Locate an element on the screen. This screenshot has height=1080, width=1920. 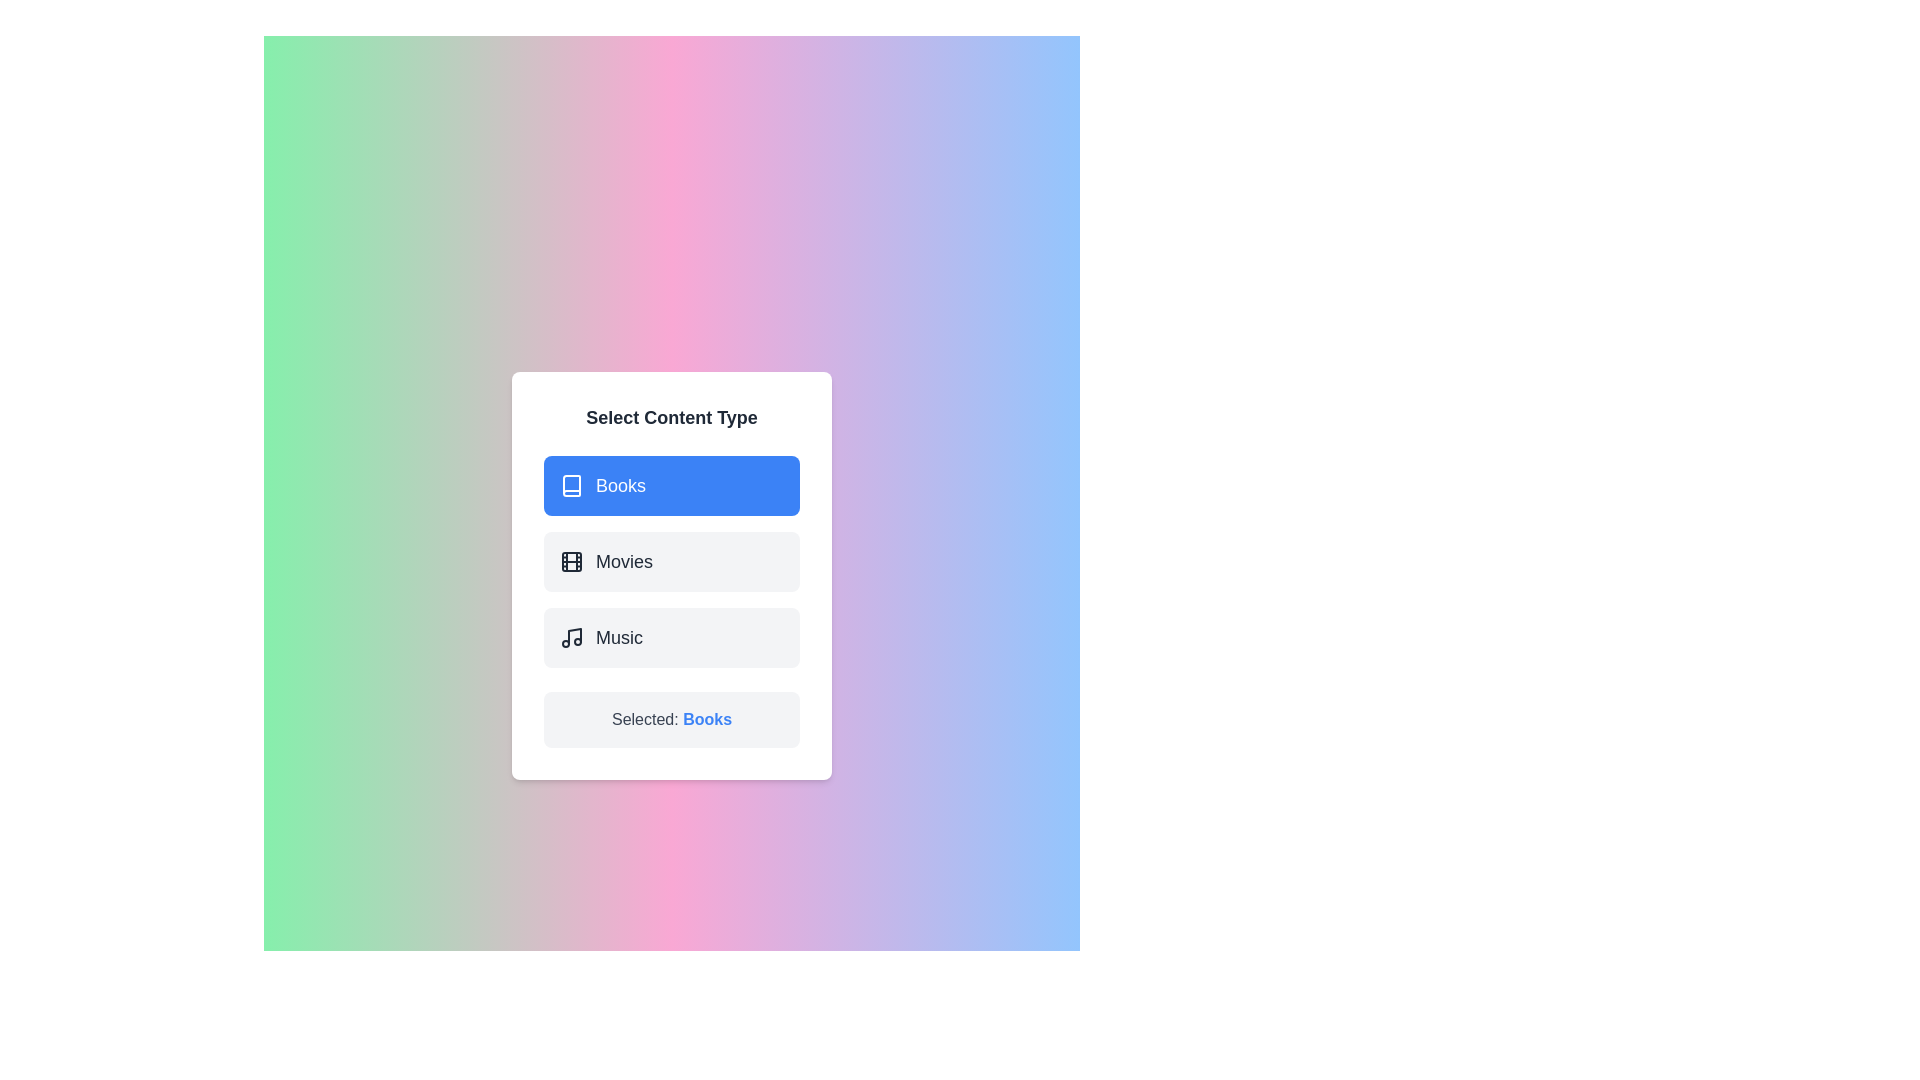
the SVG rectangle element that represents the central part of the movie or film reel icon by clicking on it is located at coordinates (570, 562).